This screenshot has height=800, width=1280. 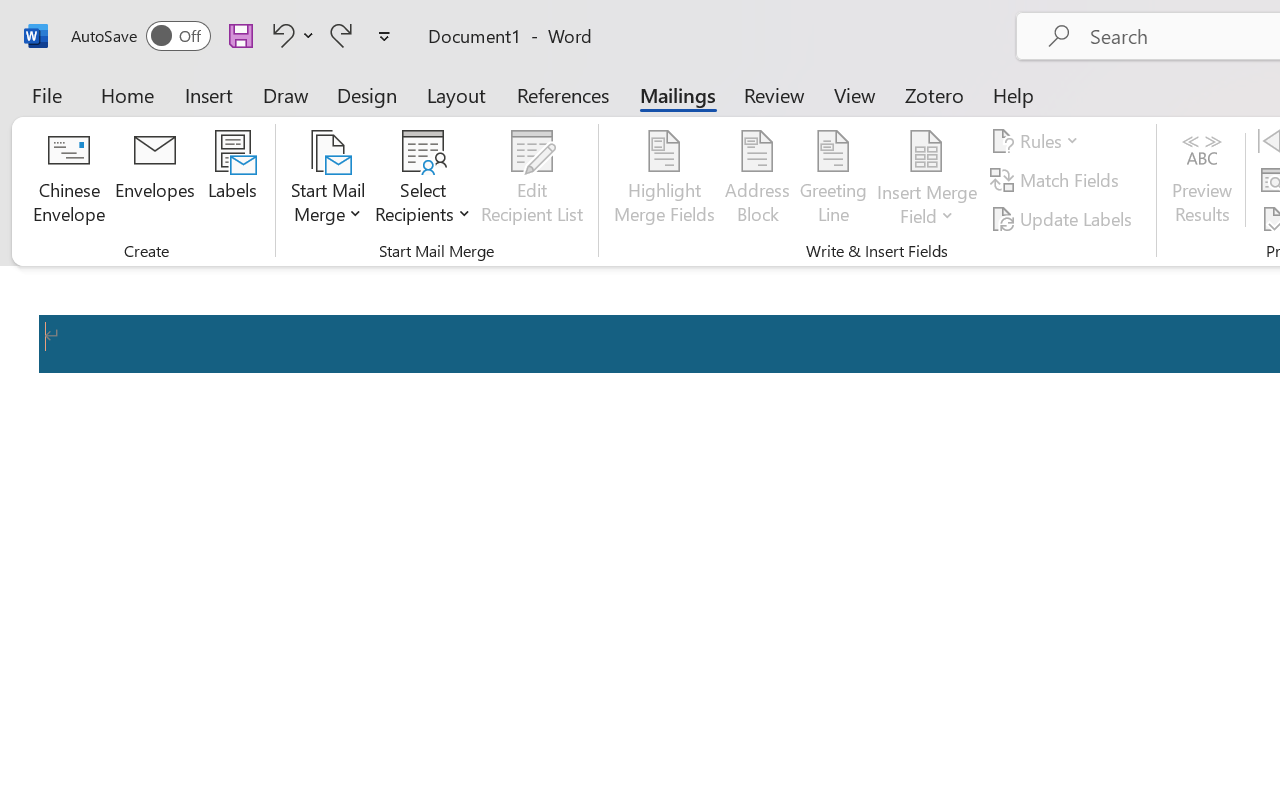 I want to click on 'Start Mail Merge', so click(x=328, y=179).